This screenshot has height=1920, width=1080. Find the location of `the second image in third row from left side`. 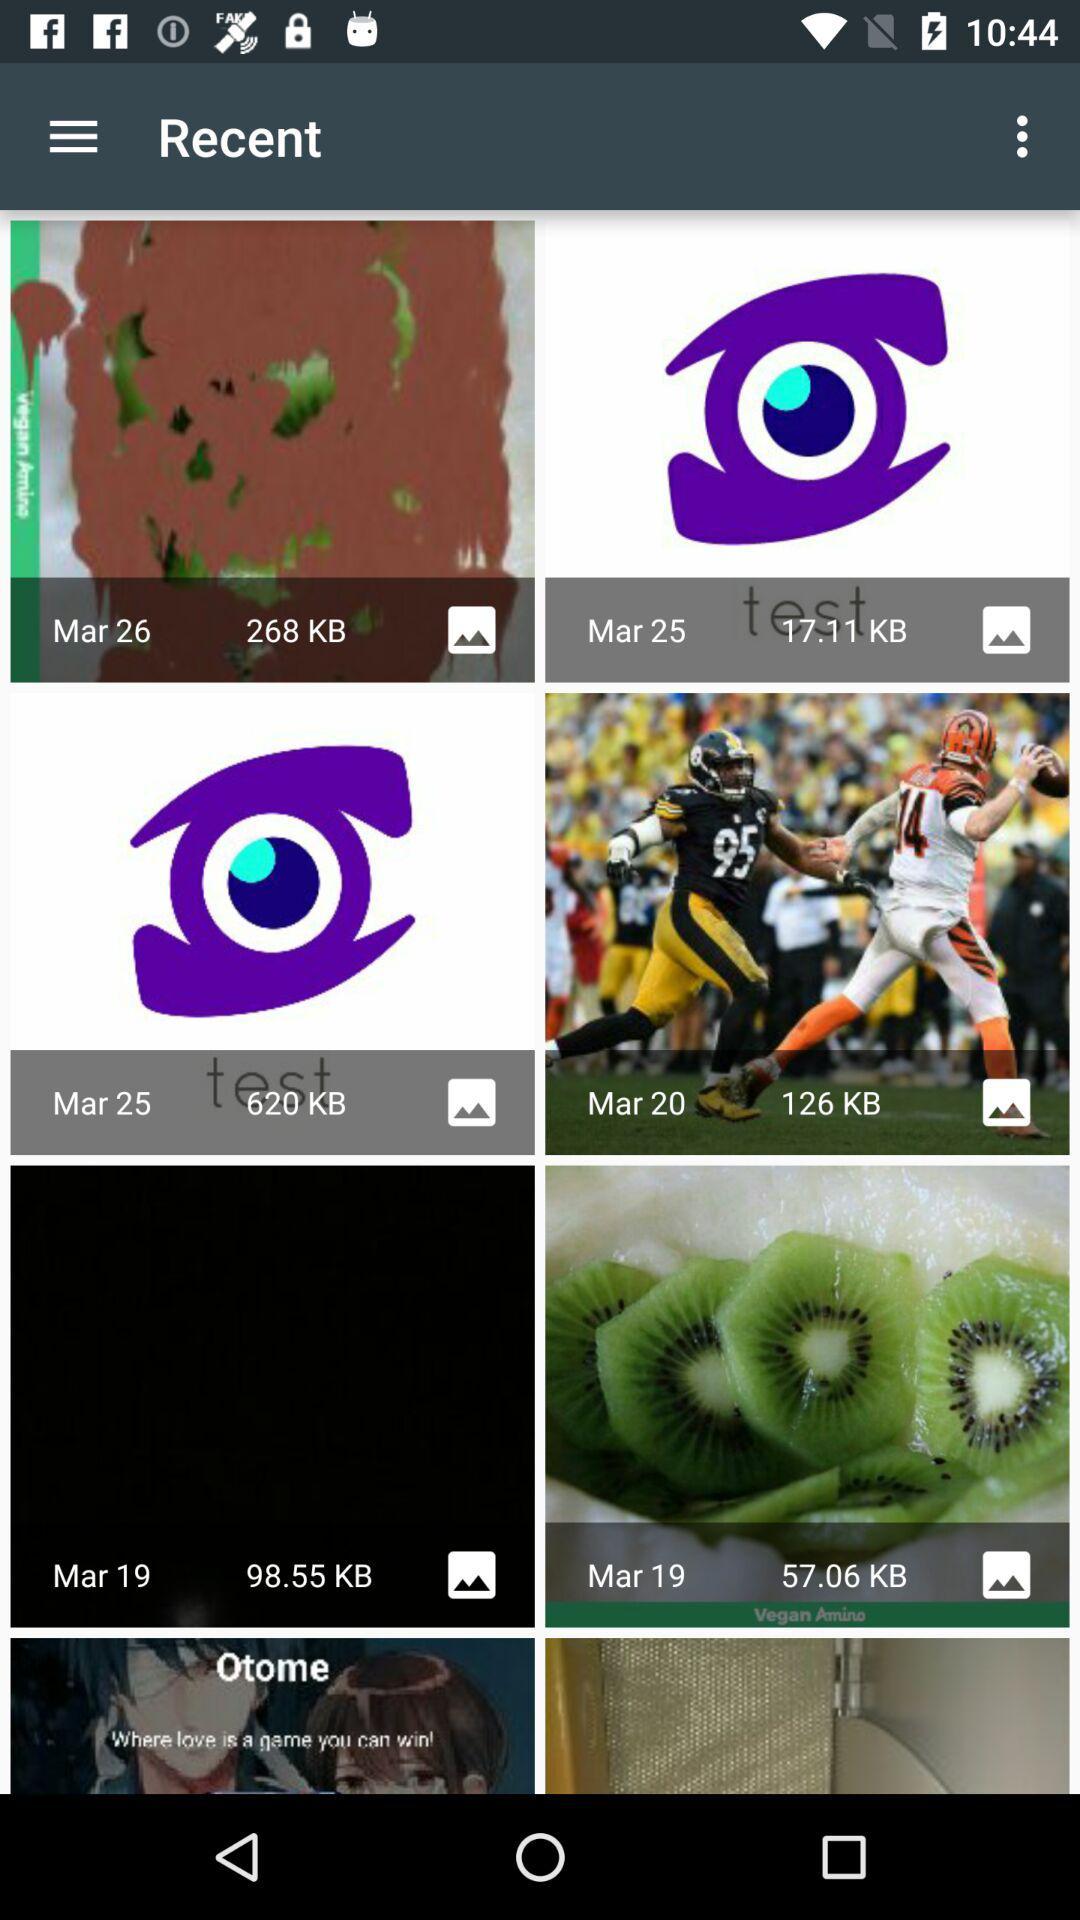

the second image in third row from left side is located at coordinates (806, 1395).